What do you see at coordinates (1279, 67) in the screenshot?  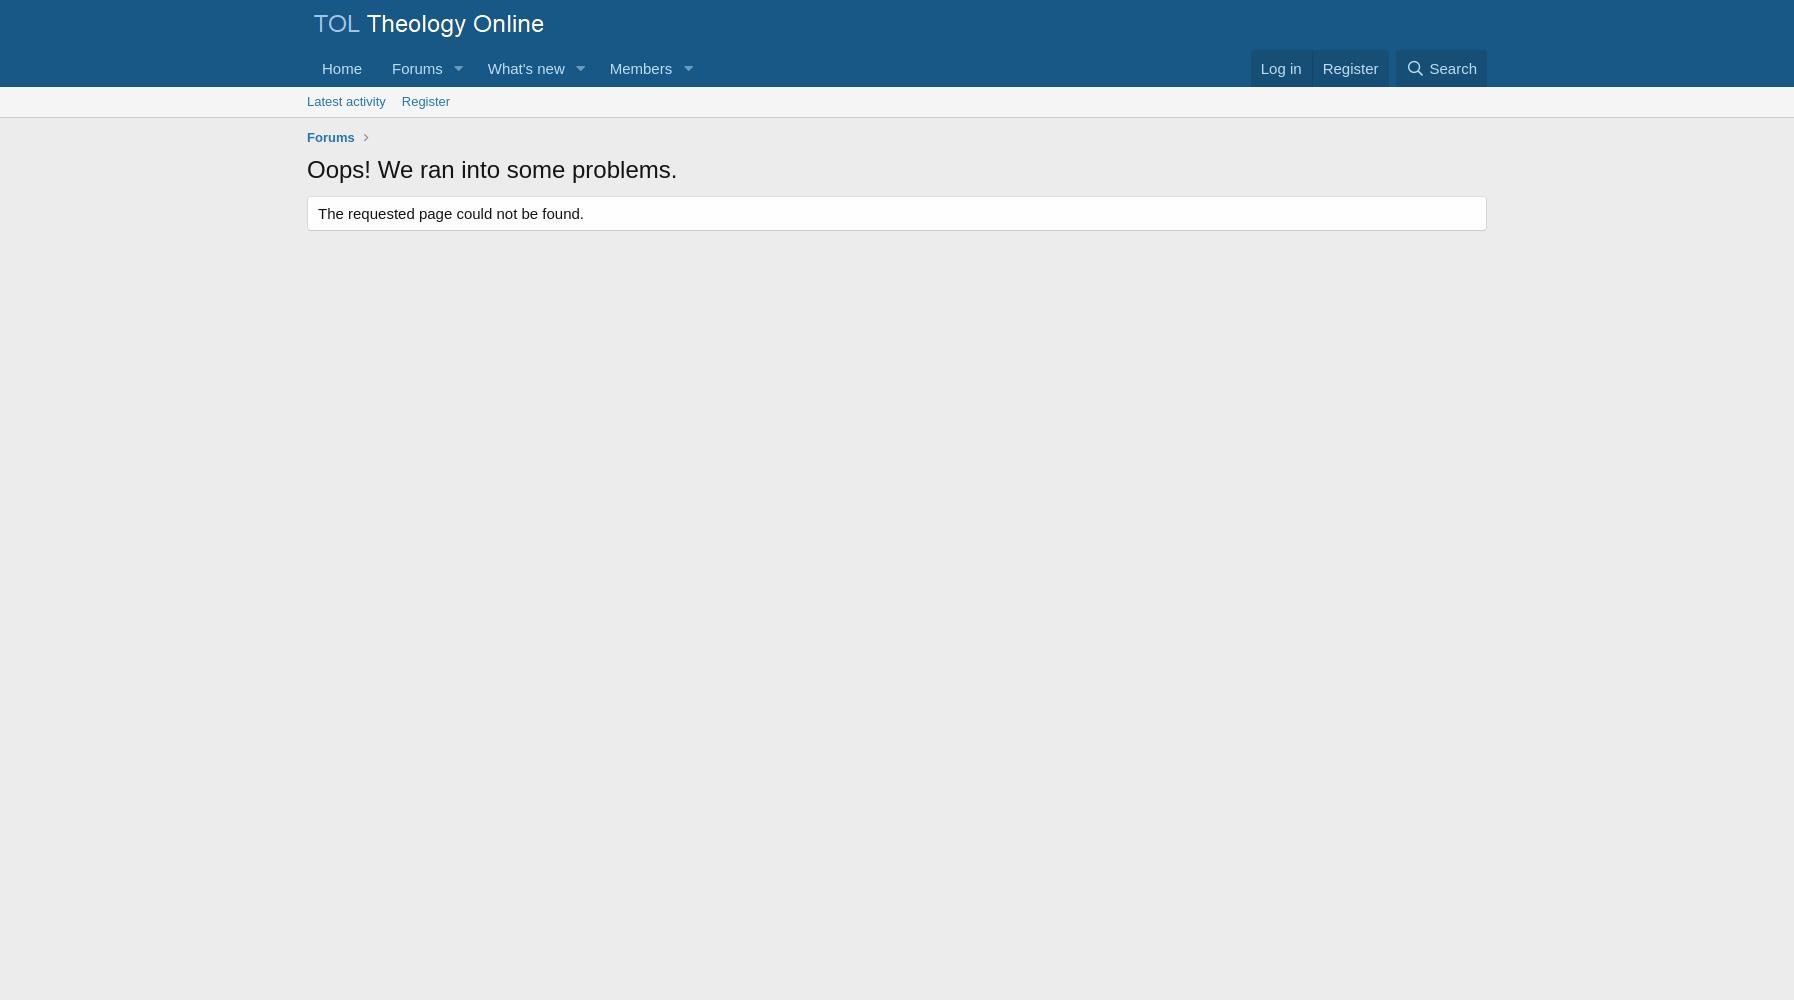 I see `'Log in'` at bounding box center [1279, 67].